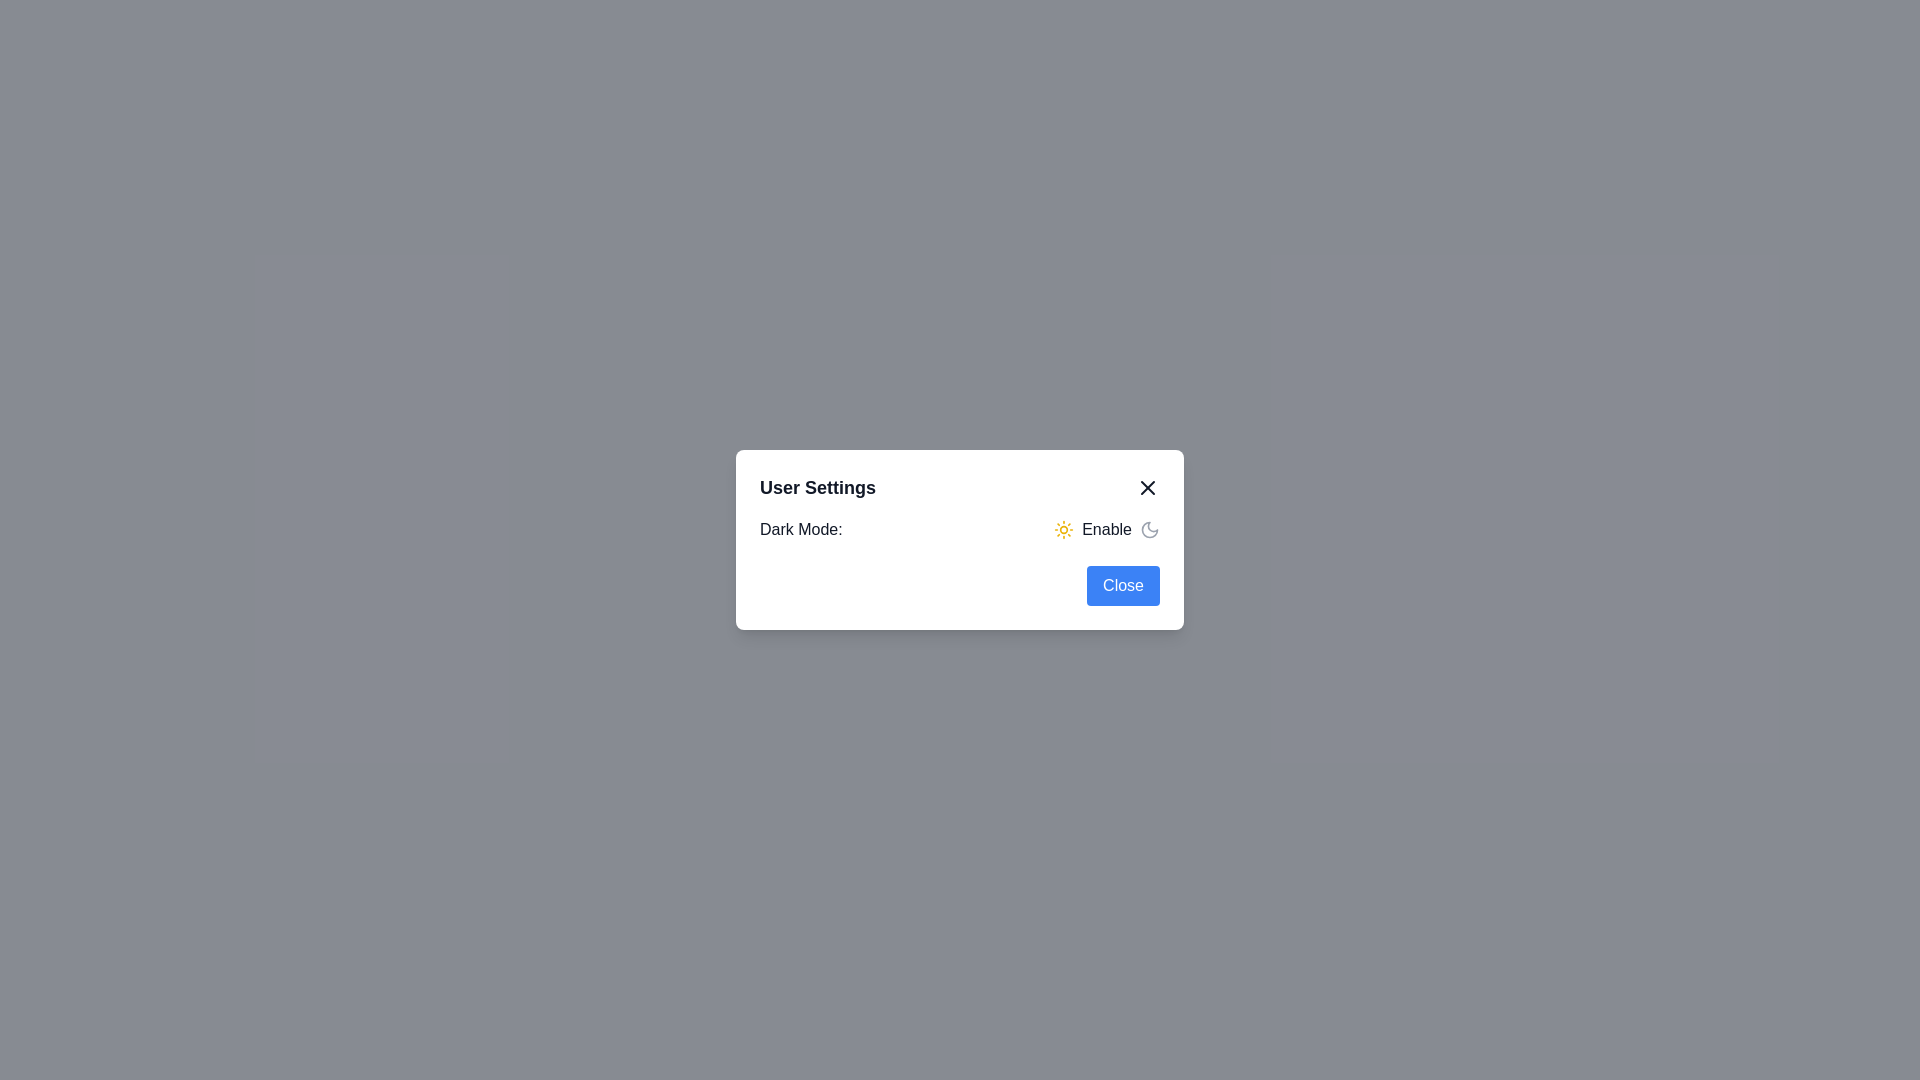  Describe the element at coordinates (1150, 528) in the screenshot. I see `the crescent moon icon styled in gray, positioned at the end of the toggle label 'Enable' under the 'Dark Mode' heading in the settings dialog box` at that location.